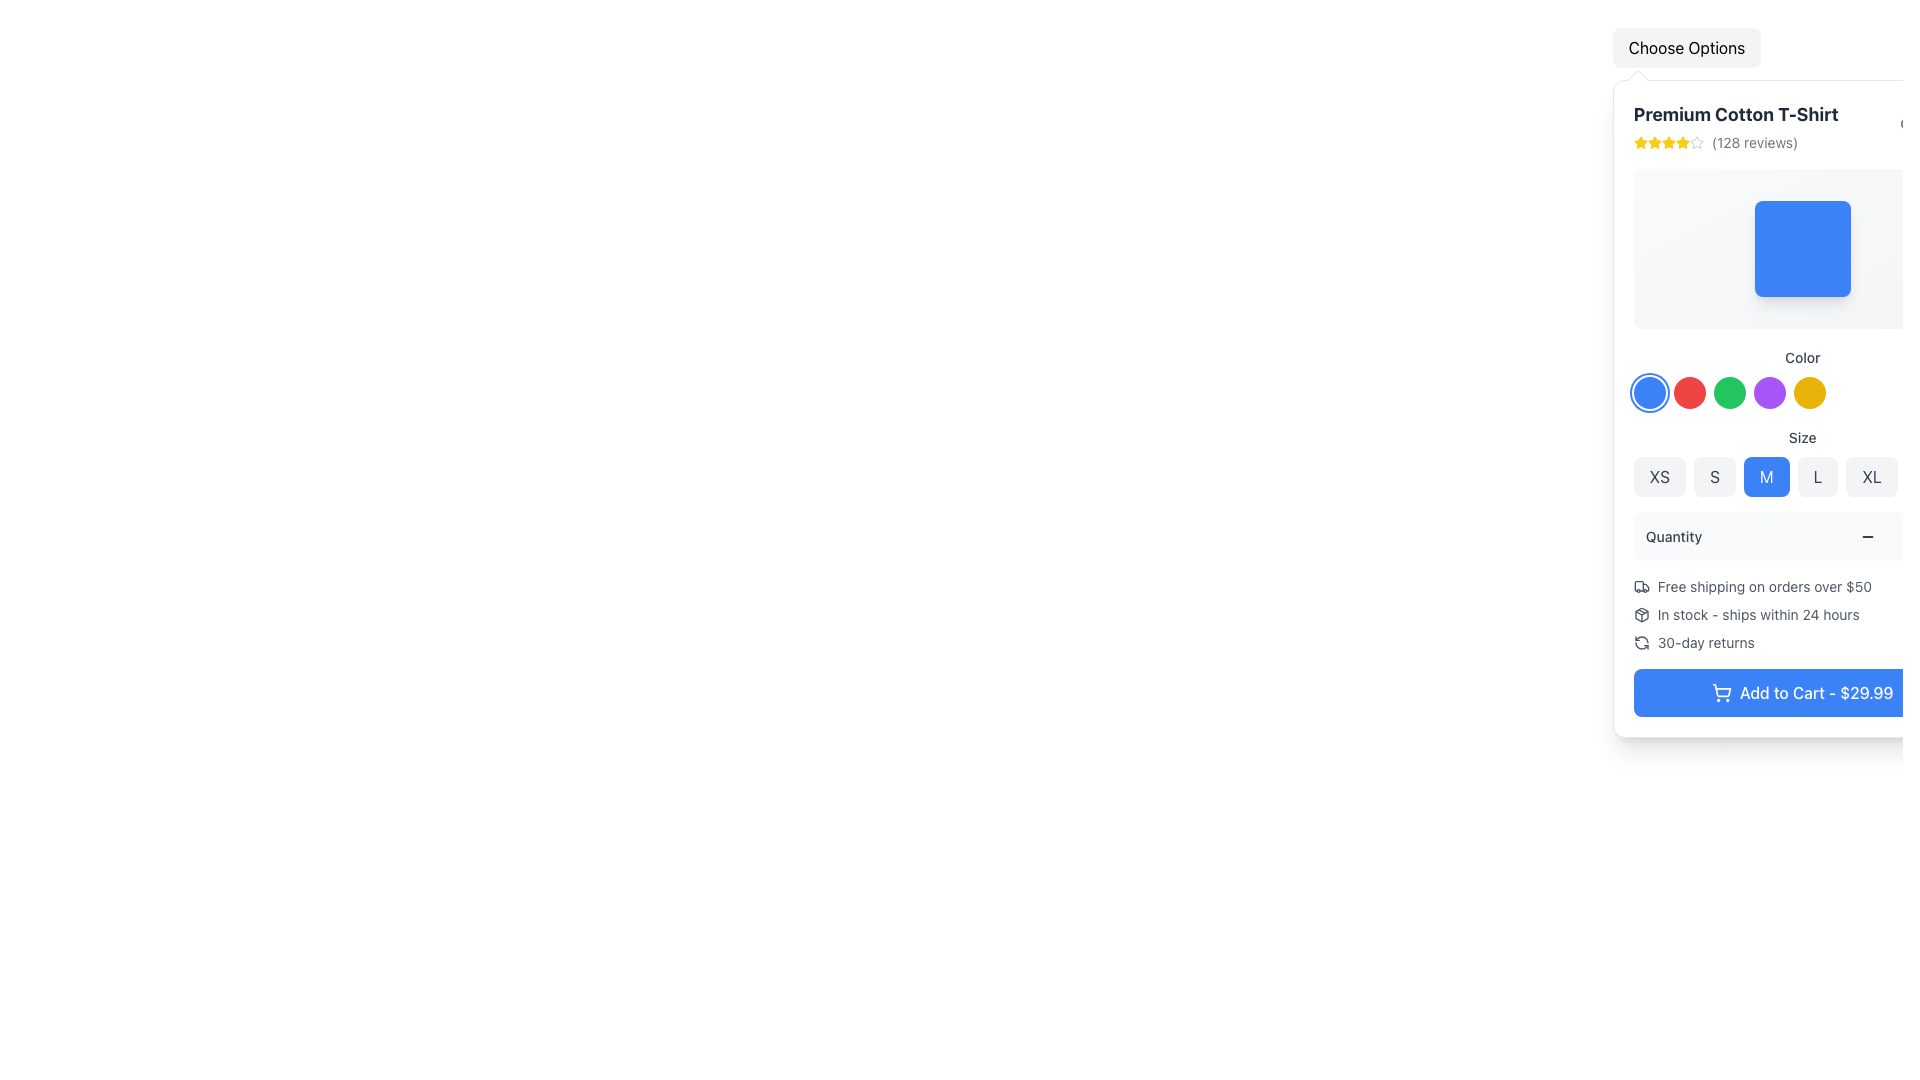  Describe the element at coordinates (1695, 141) in the screenshot. I see `the fifth star icon in the rating display below the title 'Premium Cotton T-Shirt', which is styled with a 'text-gray-300' color` at that location.